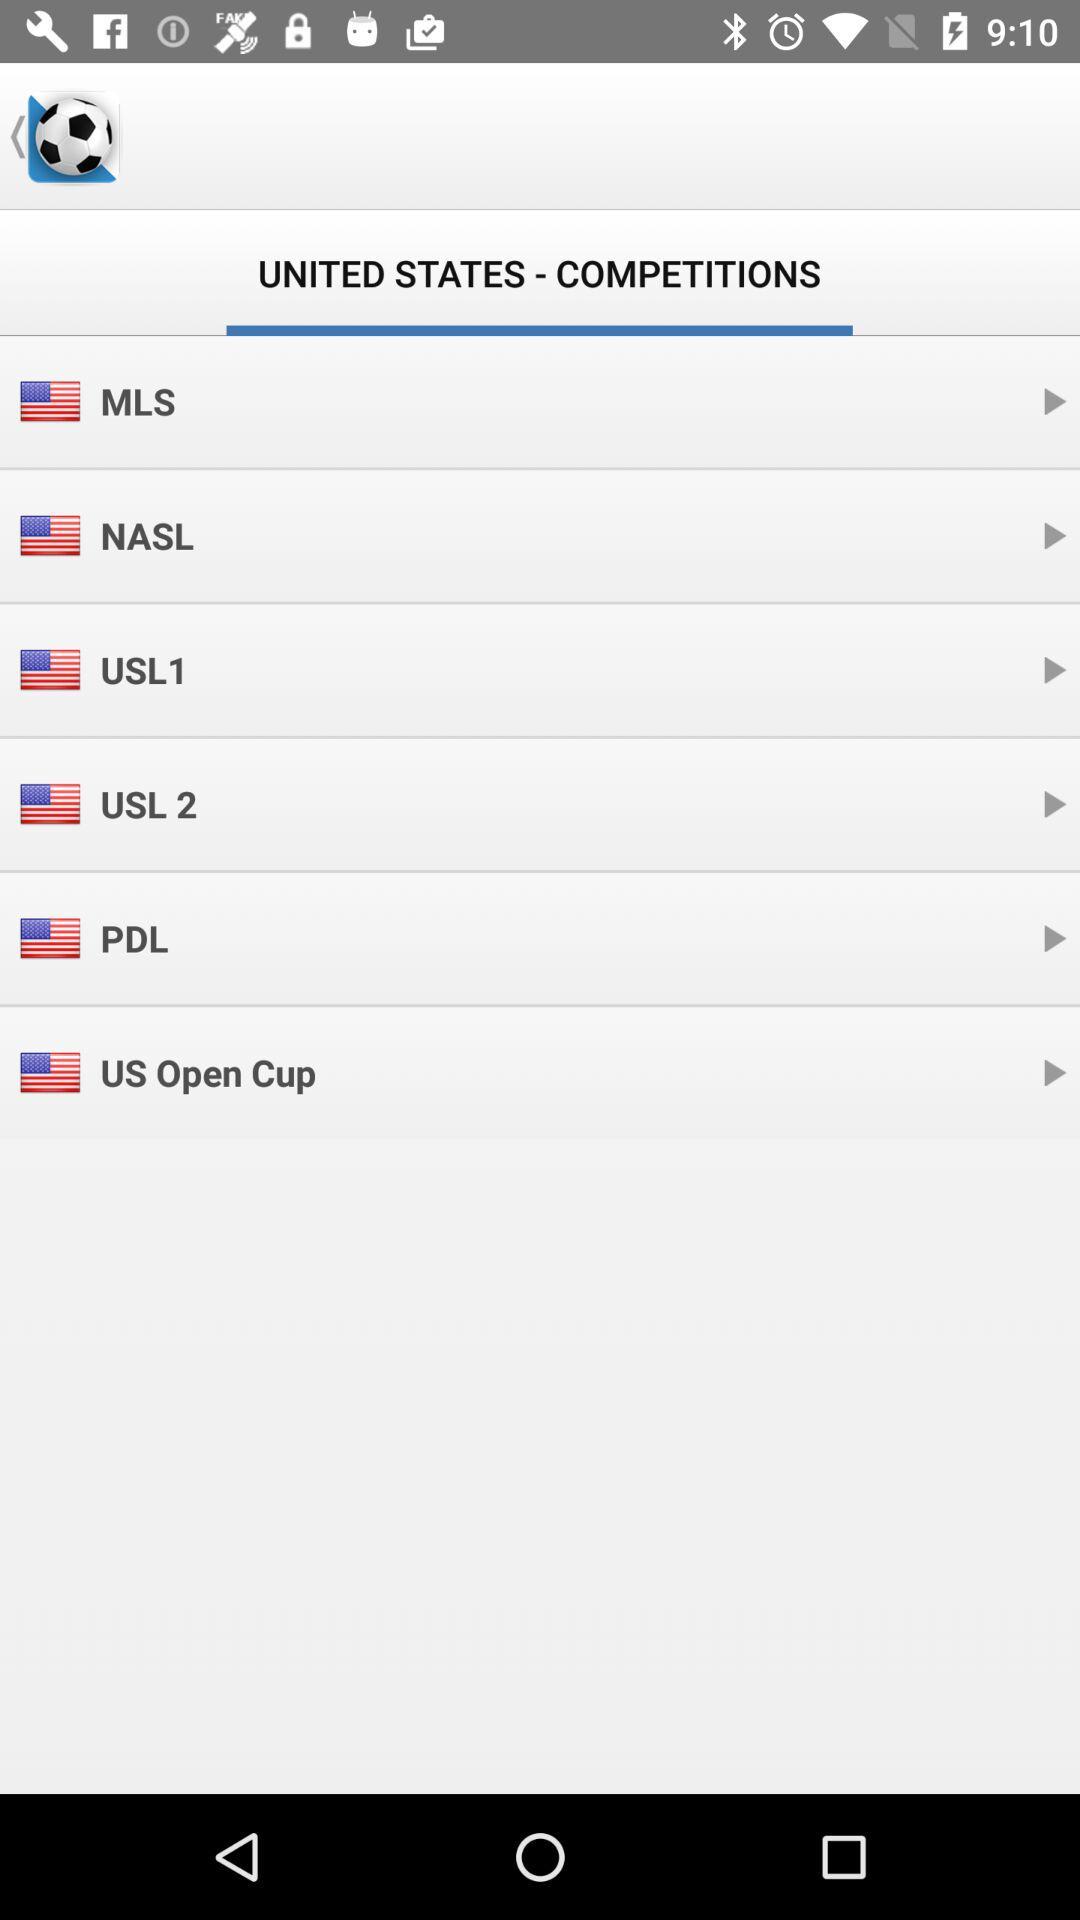 The image size is (1080, 1920). I want to click on the us open cup icon, so click(208, 1071).